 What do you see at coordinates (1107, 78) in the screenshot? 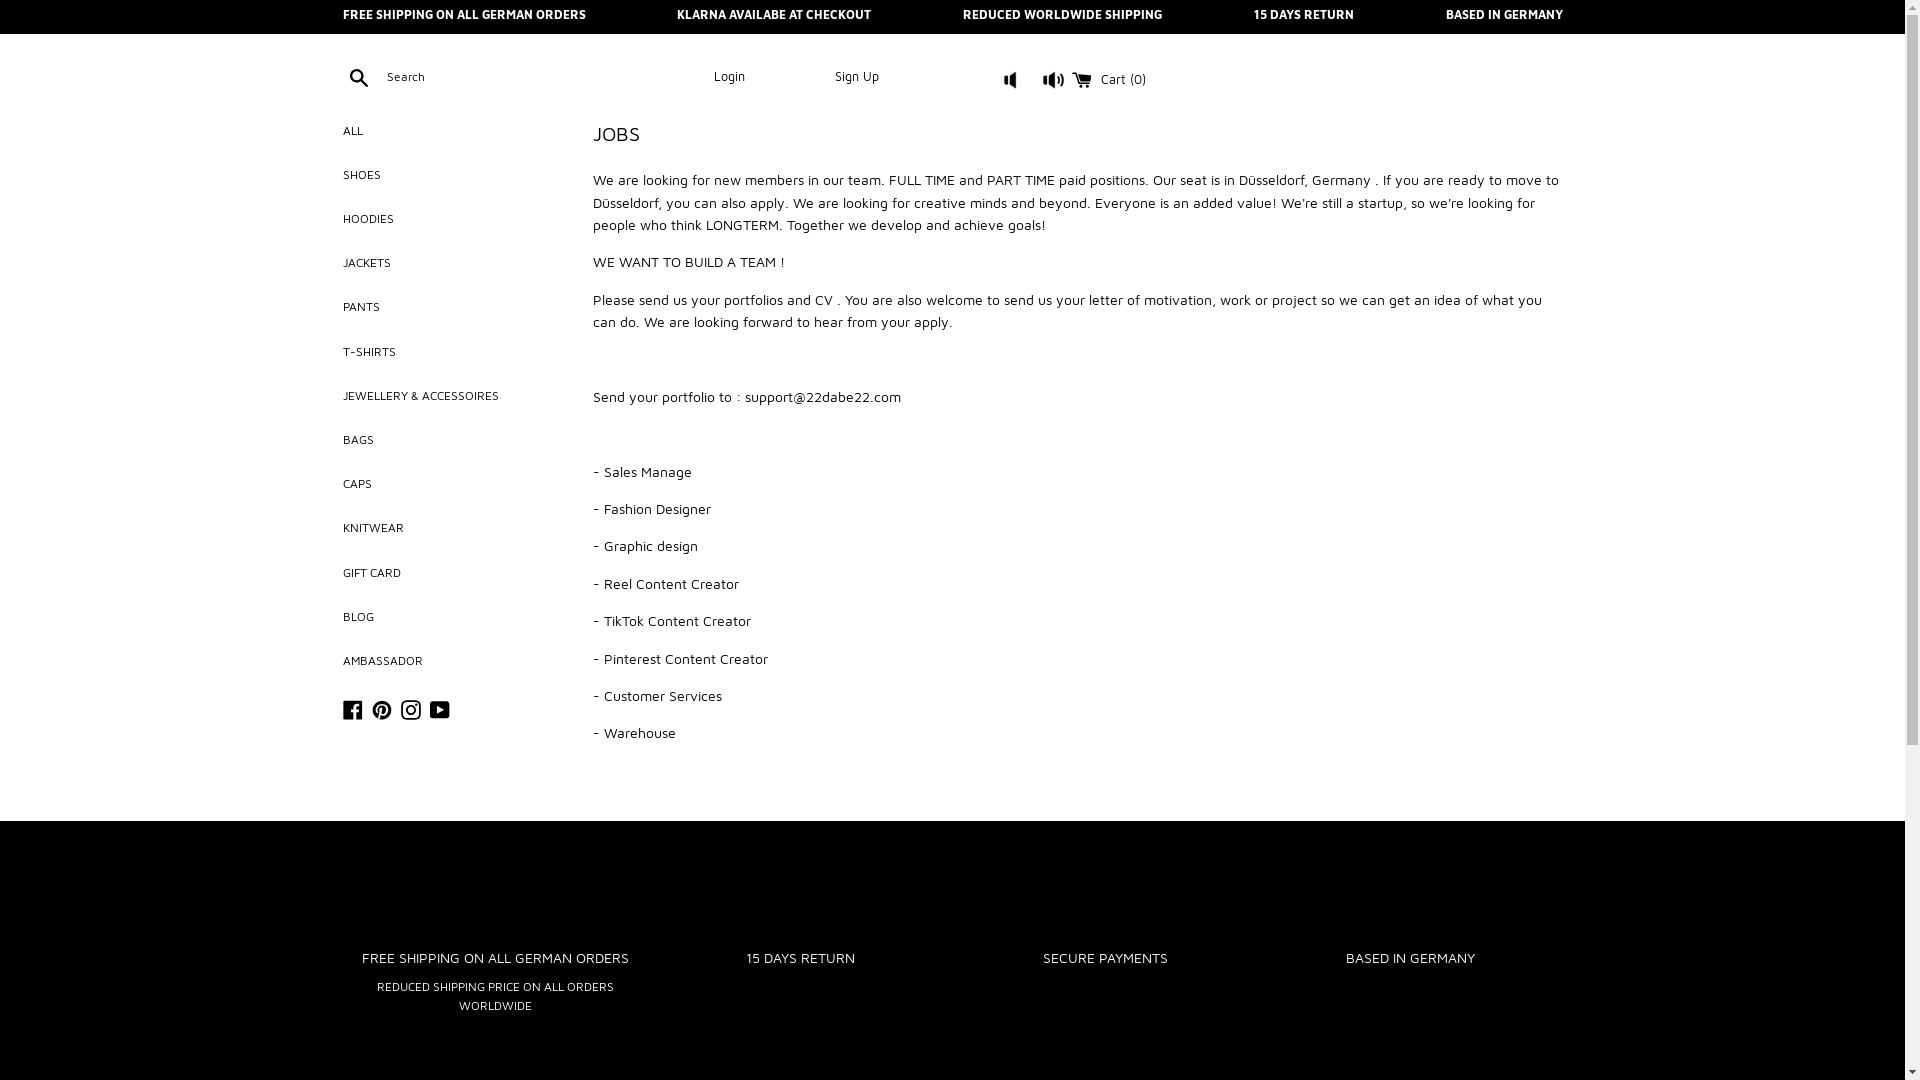
I see `'Cart (0)'` at bounding box center [1107, 78].